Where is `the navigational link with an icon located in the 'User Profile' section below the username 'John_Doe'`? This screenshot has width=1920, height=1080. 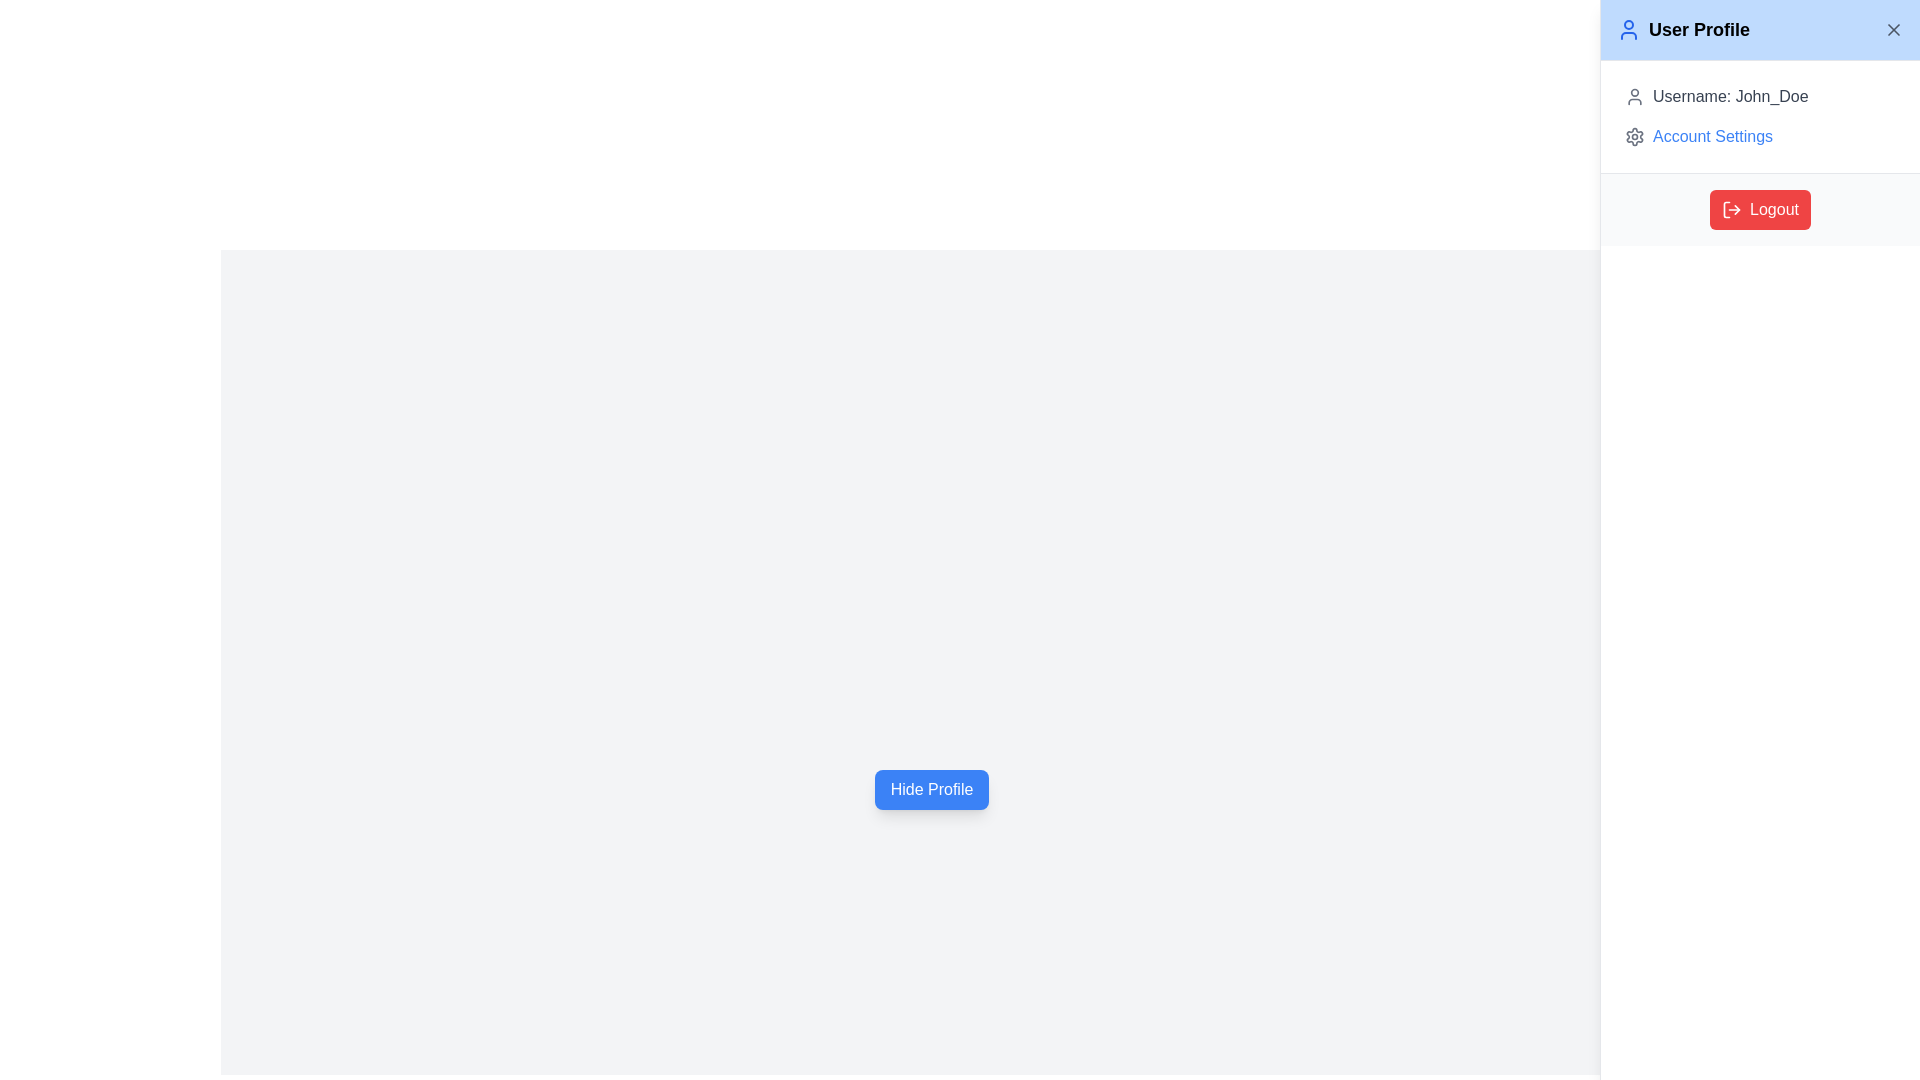 the navigational link with an icon located in the 'User Profile' section below the username 'John_Doe' is located at coordinates (1760, 136).